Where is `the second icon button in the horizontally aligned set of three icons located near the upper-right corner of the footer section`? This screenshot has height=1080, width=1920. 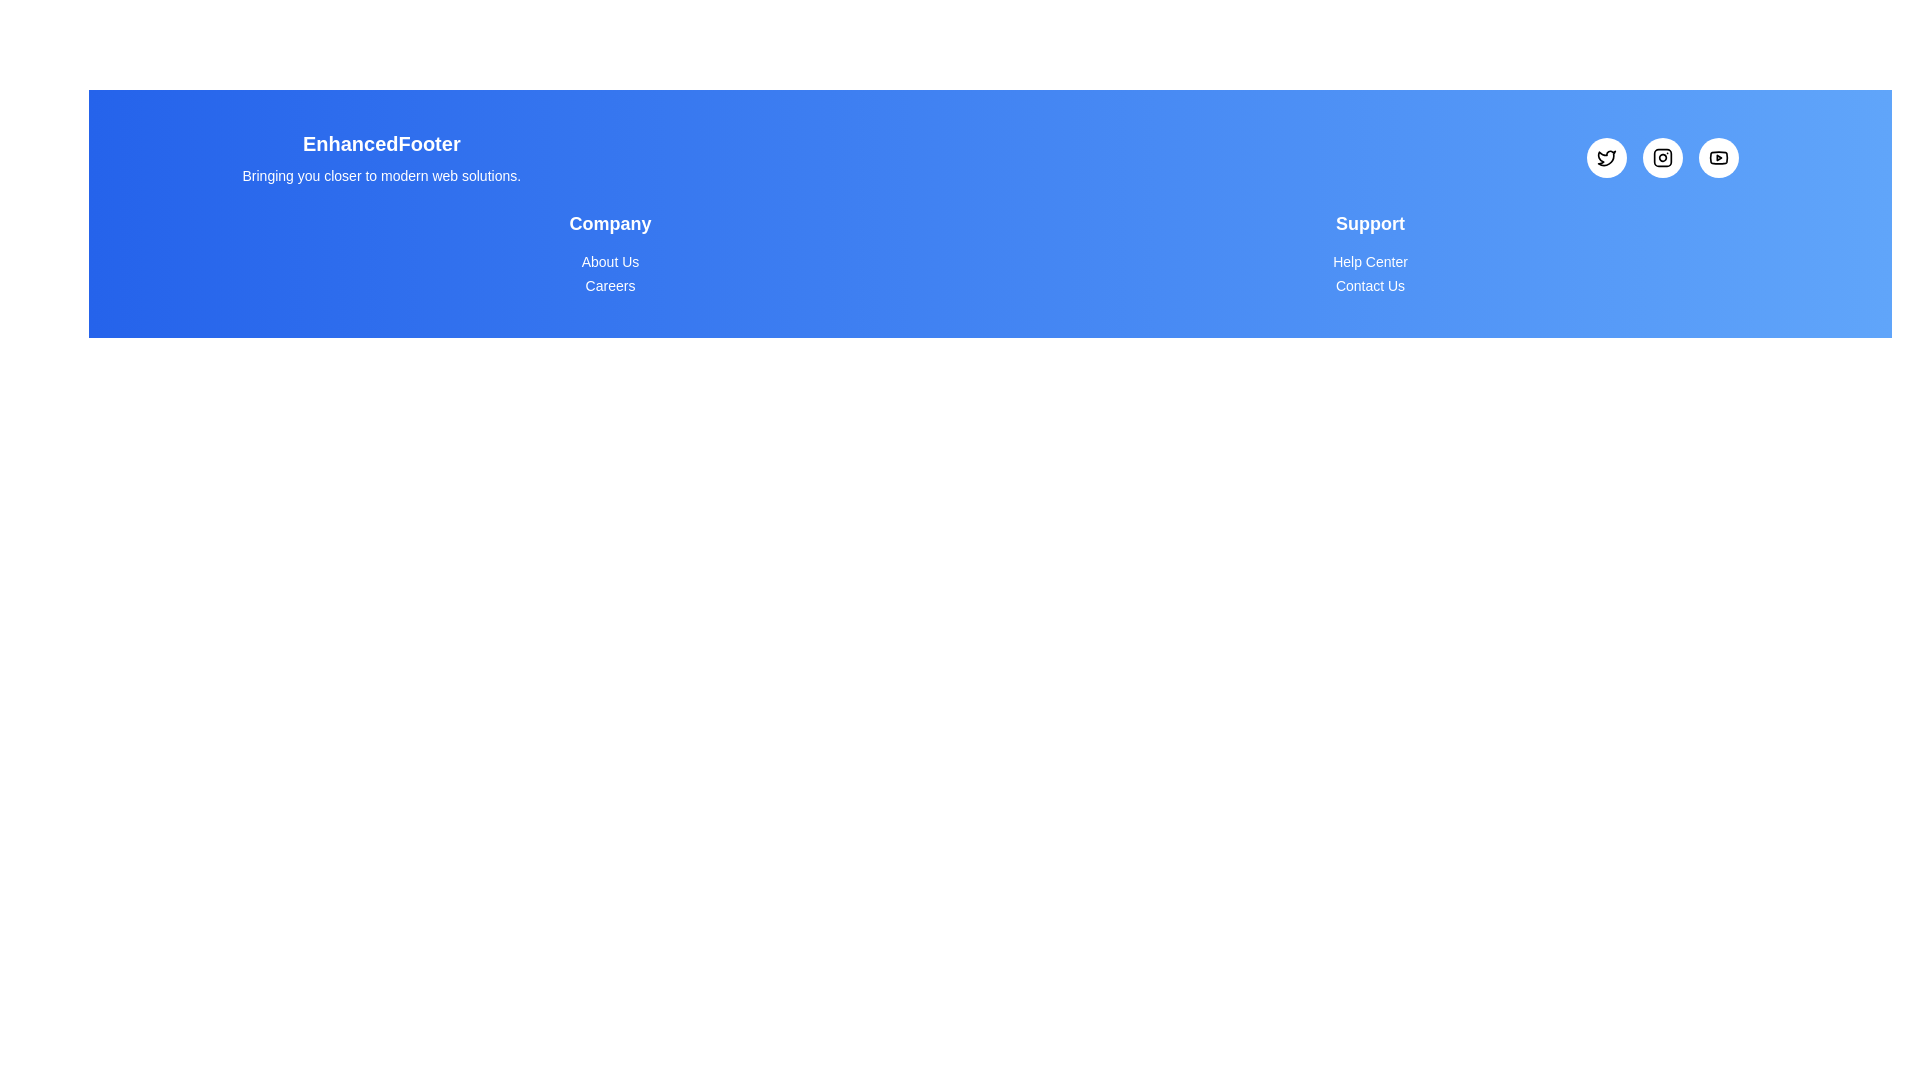 the second icon button in the horizontally aligned set of three icons located near the upper-right corner of the footer section is located at coordinates (1662, 157).